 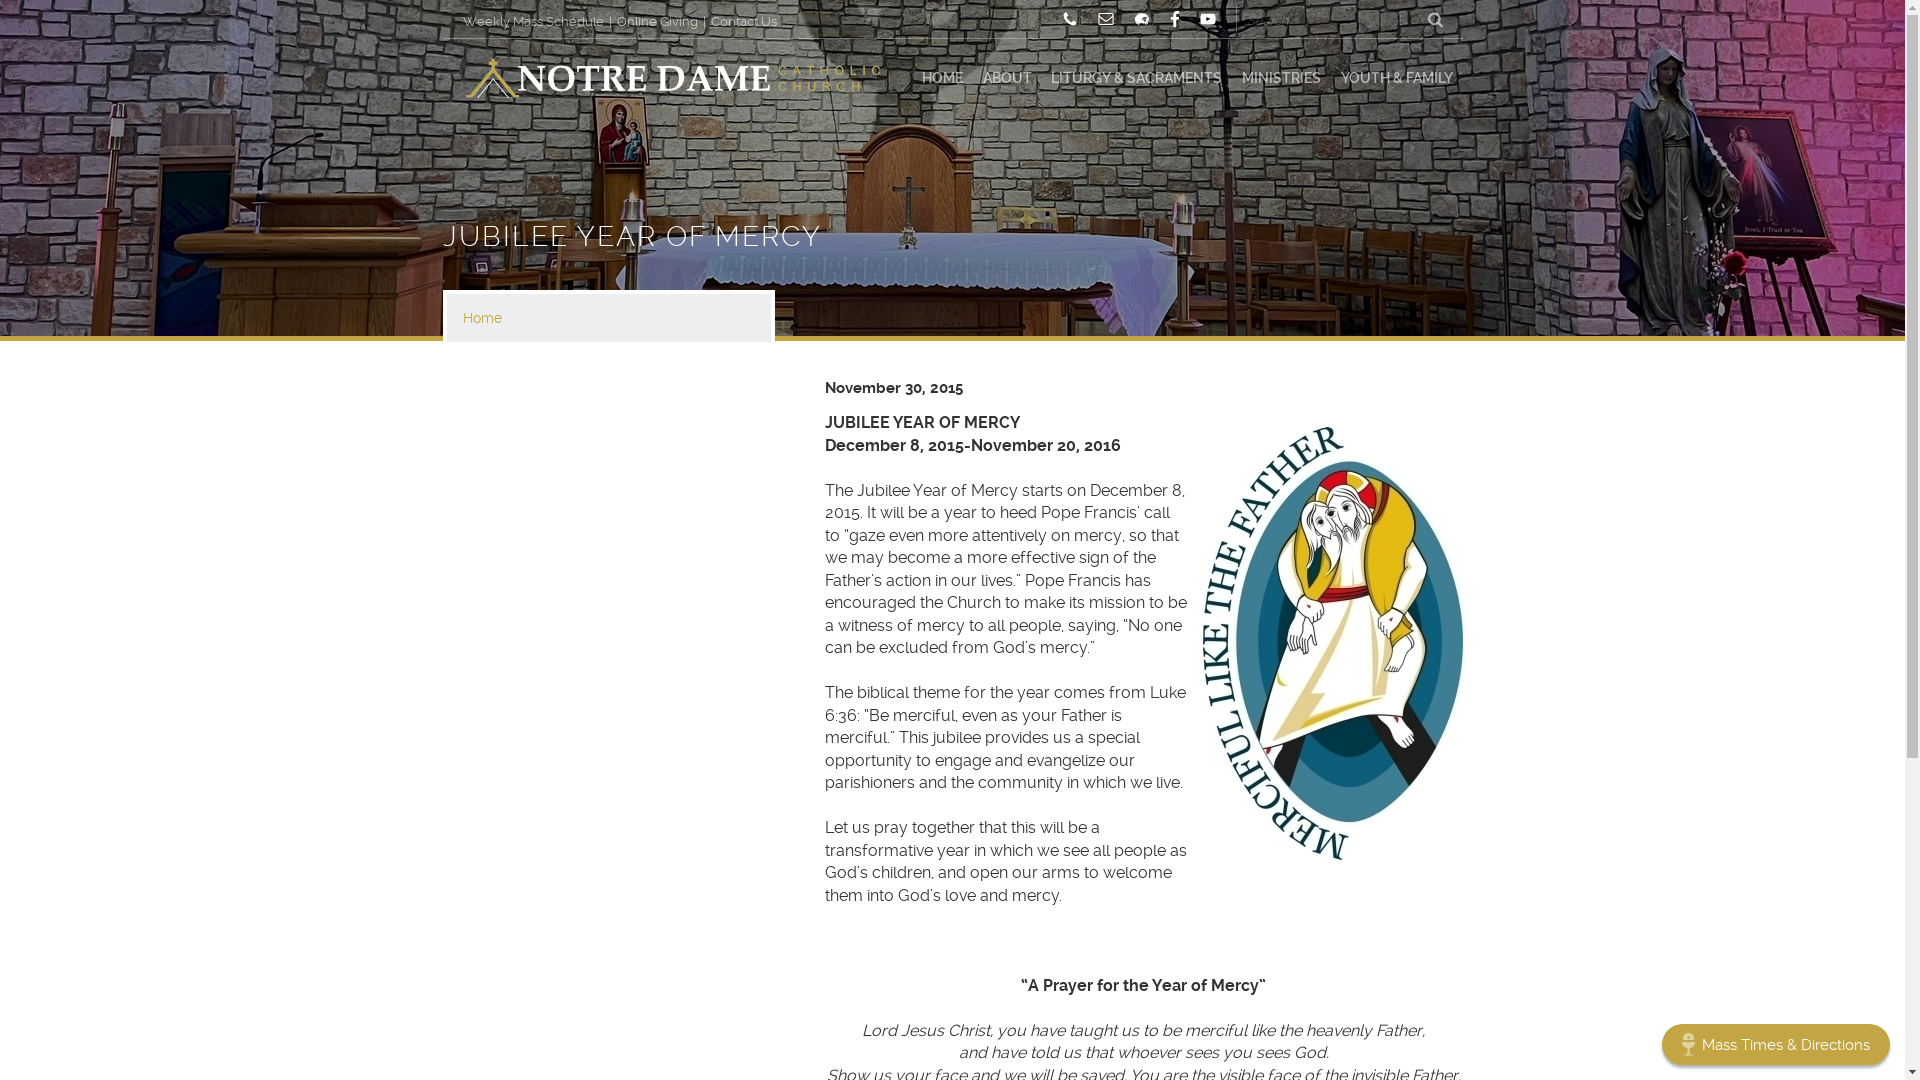 I want to click on 'Contact Us', so click(x=738, y=22).